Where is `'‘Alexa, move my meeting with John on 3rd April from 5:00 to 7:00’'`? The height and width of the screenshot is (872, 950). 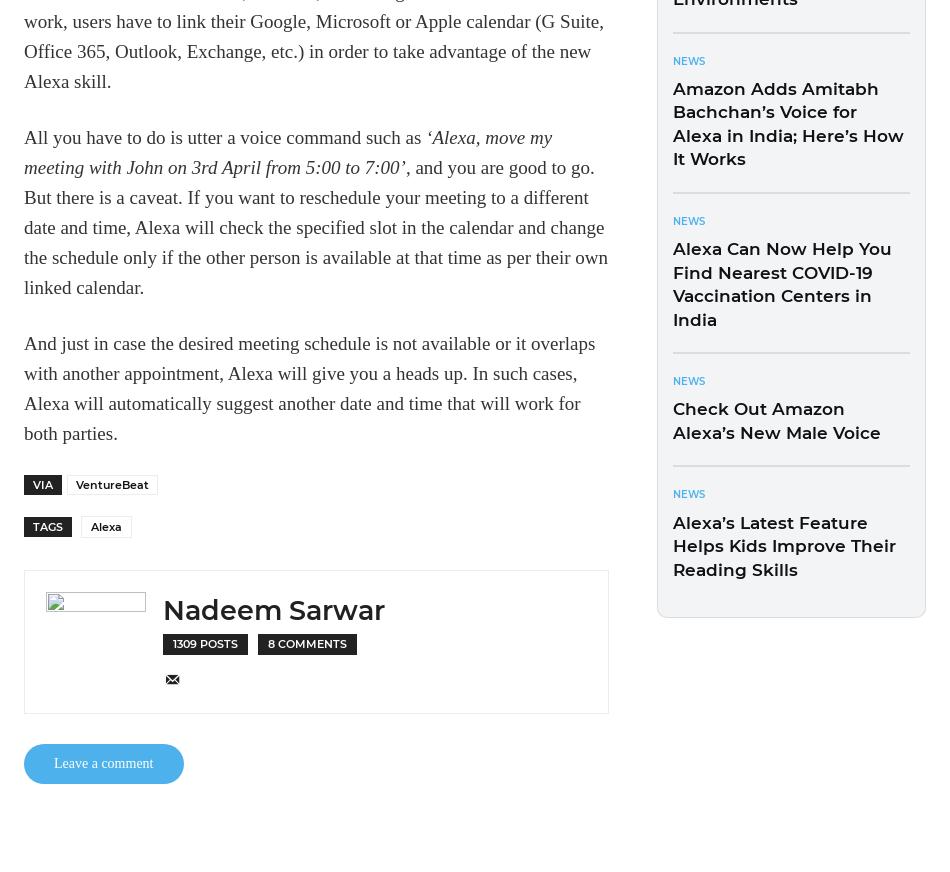
'‘Alexa, move my meeting with John on 3rd April from 5:00 to 7:00’' is located at coordinates (287, 151).